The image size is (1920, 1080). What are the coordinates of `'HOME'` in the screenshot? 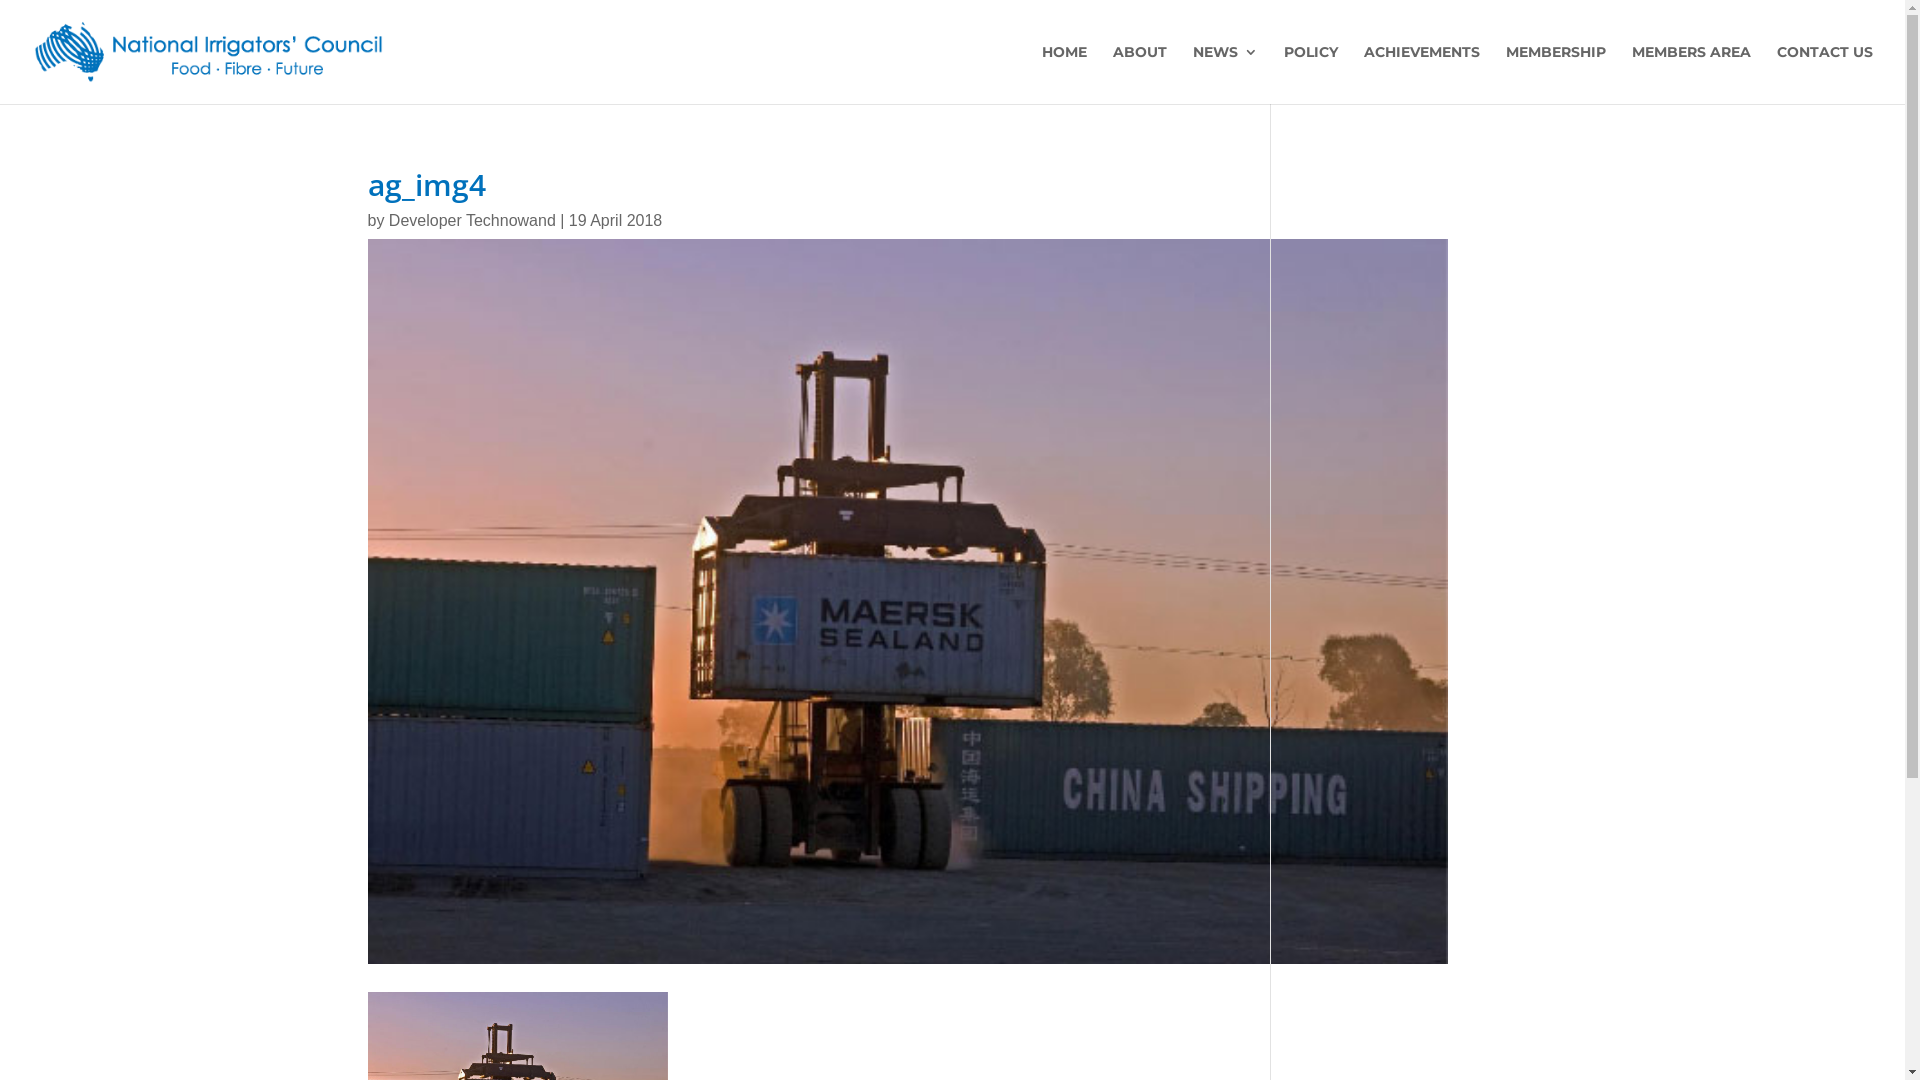 It's located at (1040, 73).